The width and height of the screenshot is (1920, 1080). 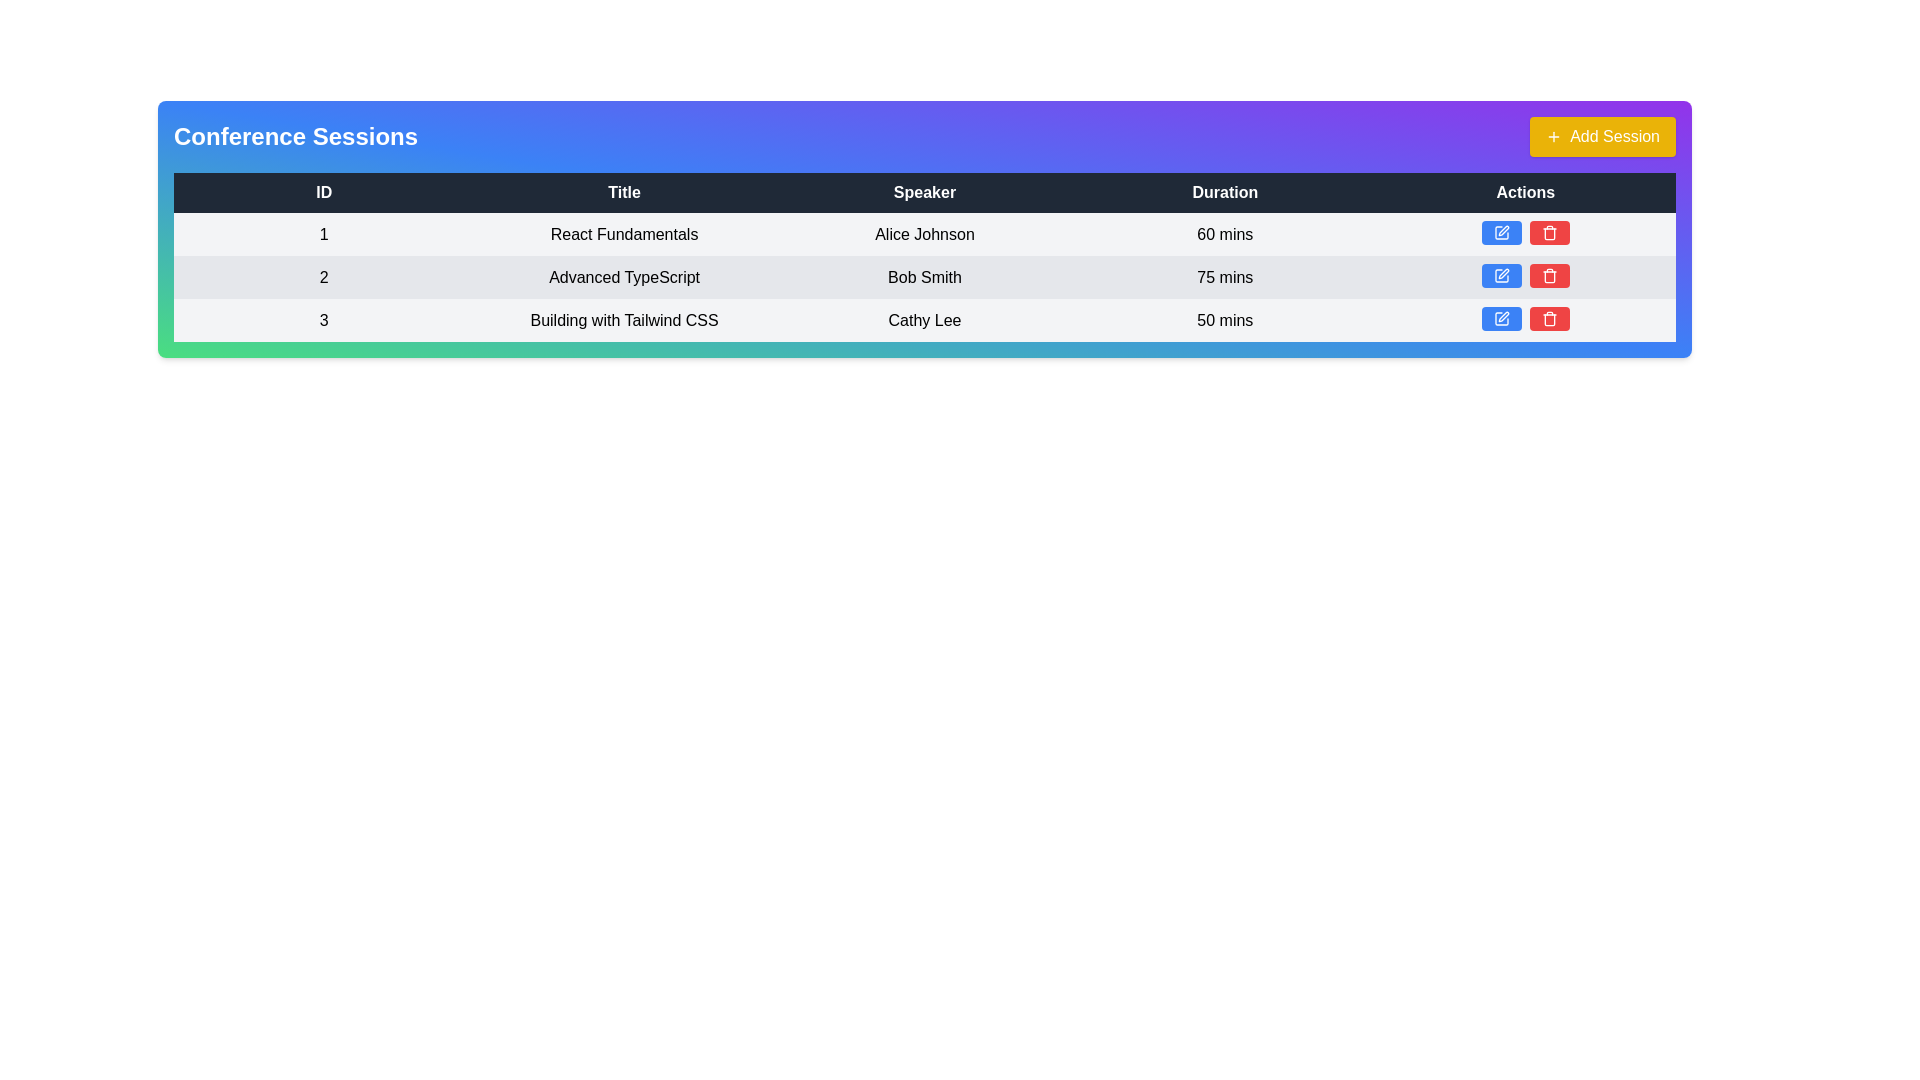 What do you see at coordinates (1224, 319) in the screenshot?
I see `the text label indicating the duration of the session 'Building with Tailwind CSS' located in the 'Duration' column of the table, aligned with the row for speaker 'Cathy Lee'` at bounding box center [1224, 319].